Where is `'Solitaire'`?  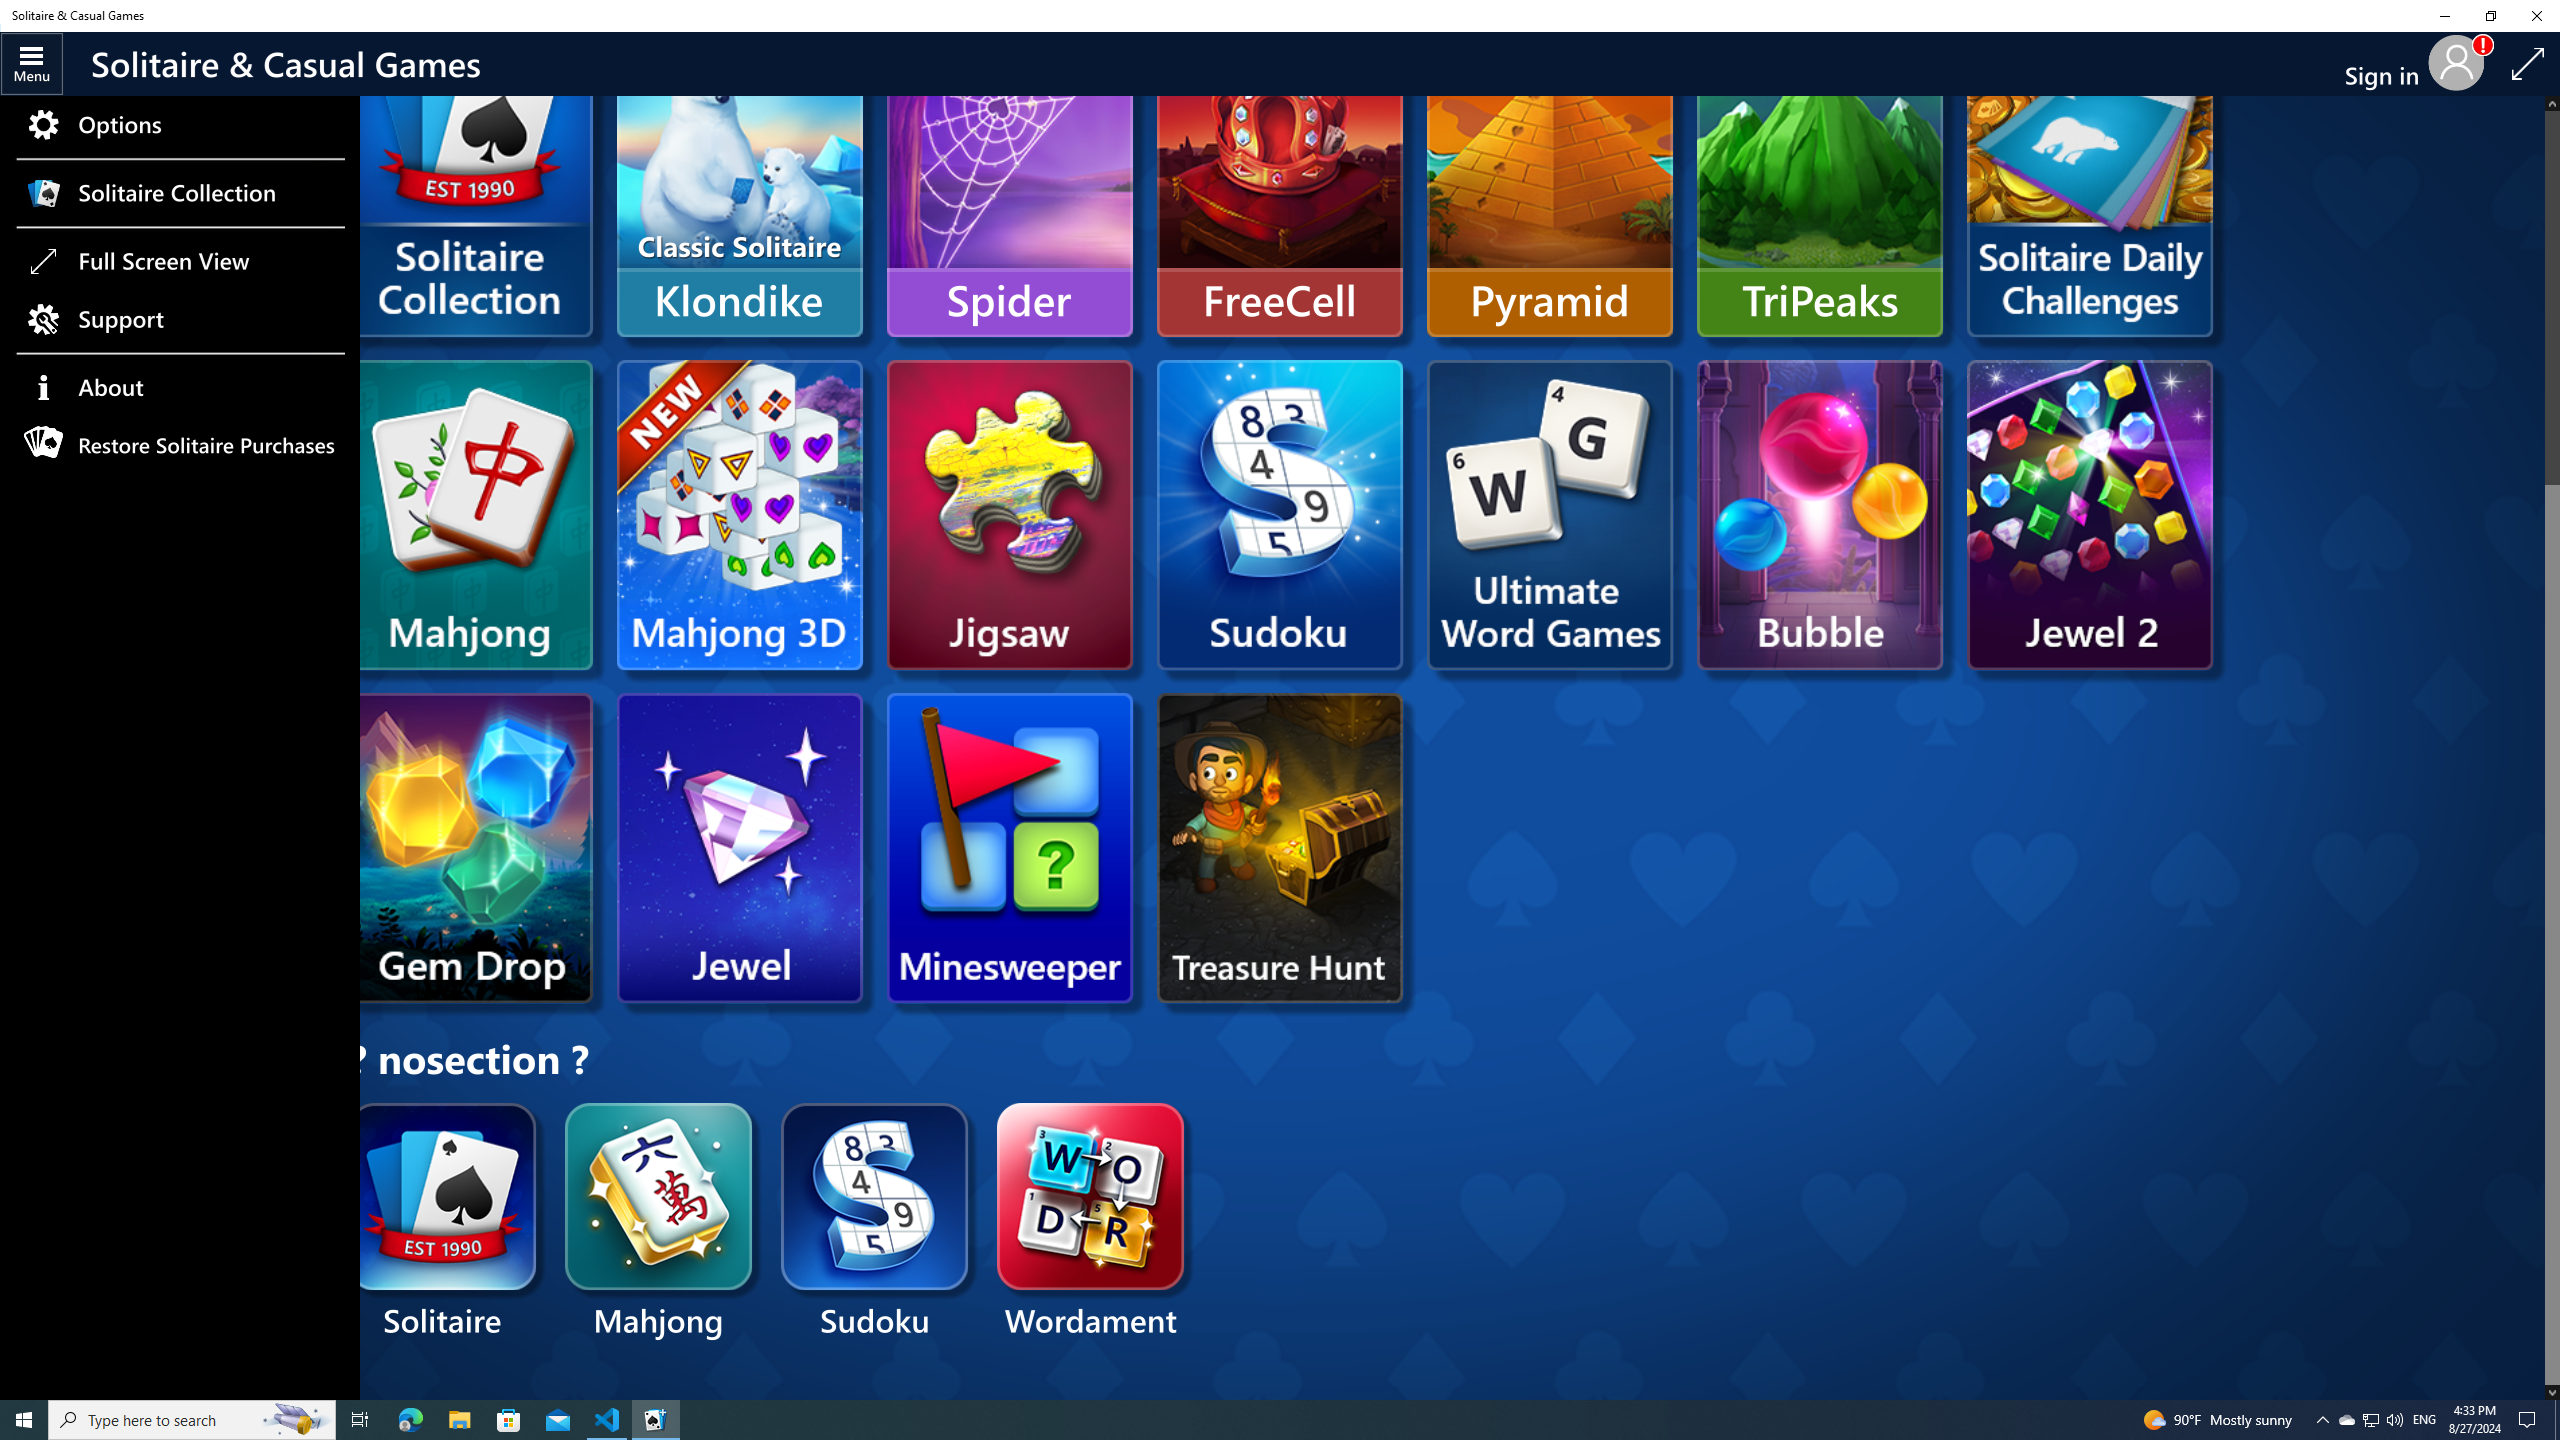 'Solitaire' is located at coordinates (444, 1222).